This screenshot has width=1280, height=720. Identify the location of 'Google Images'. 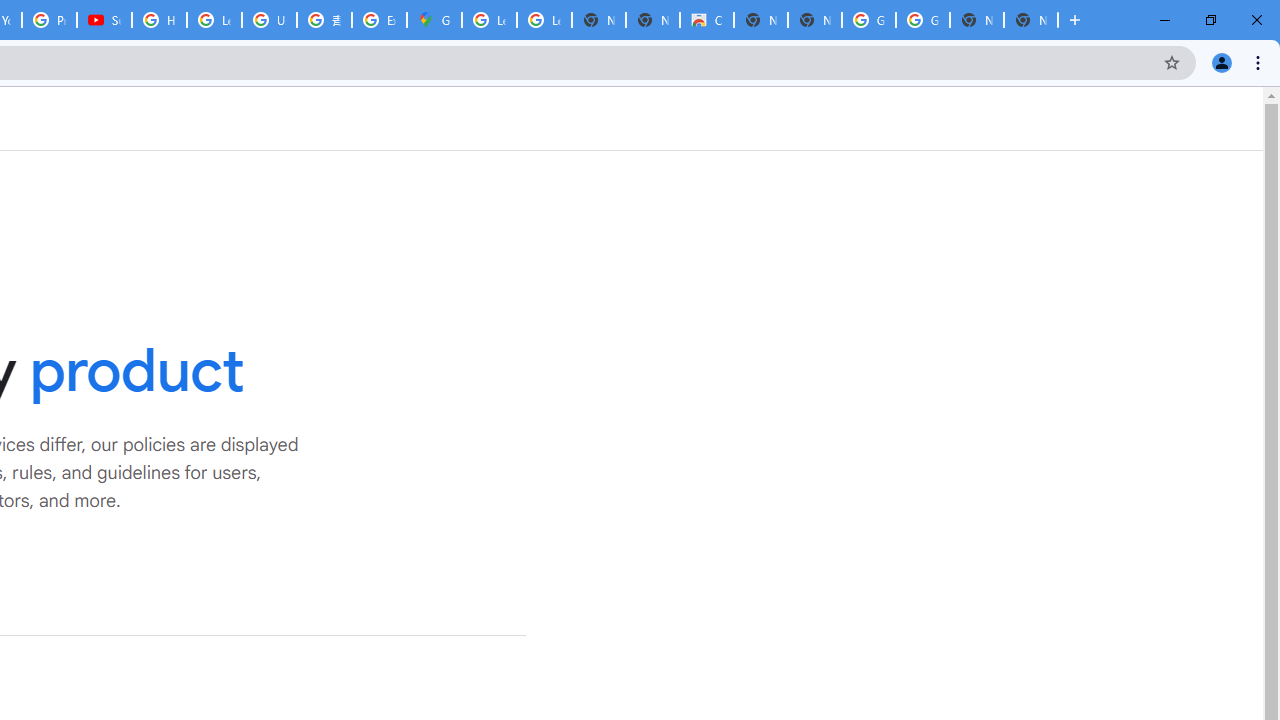
(869, 20).